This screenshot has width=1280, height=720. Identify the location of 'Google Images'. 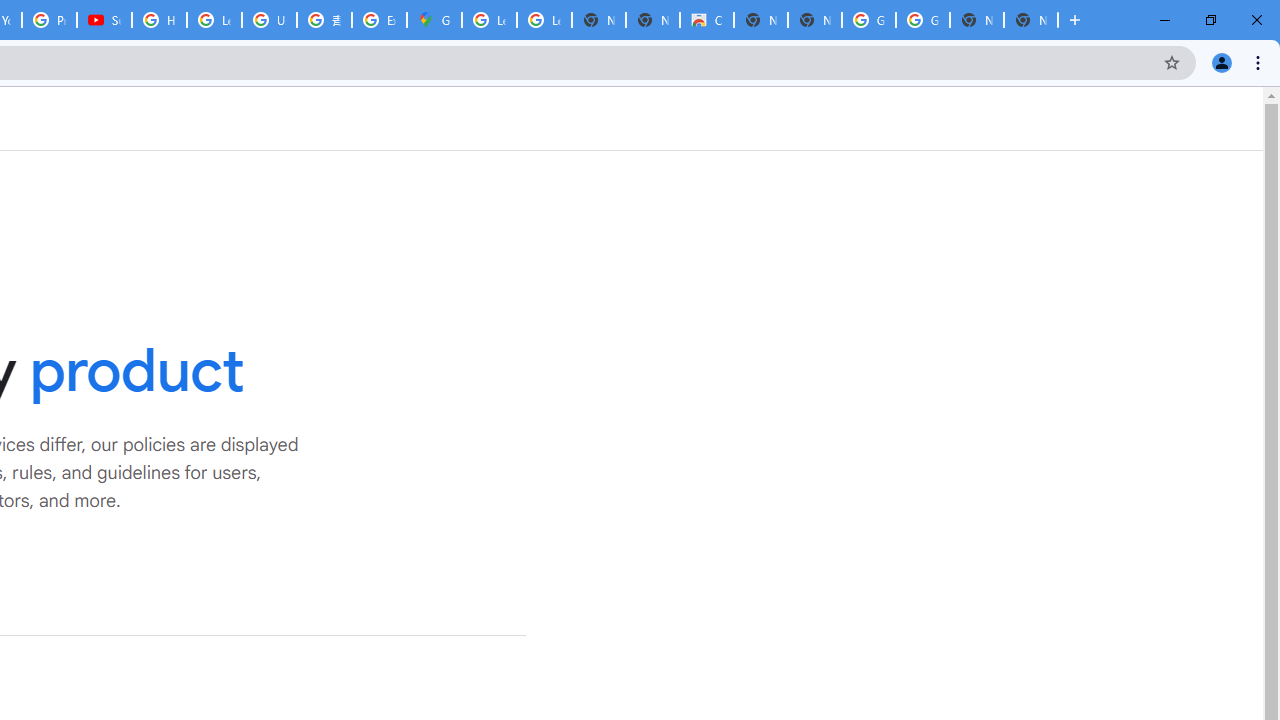
(869, 20).